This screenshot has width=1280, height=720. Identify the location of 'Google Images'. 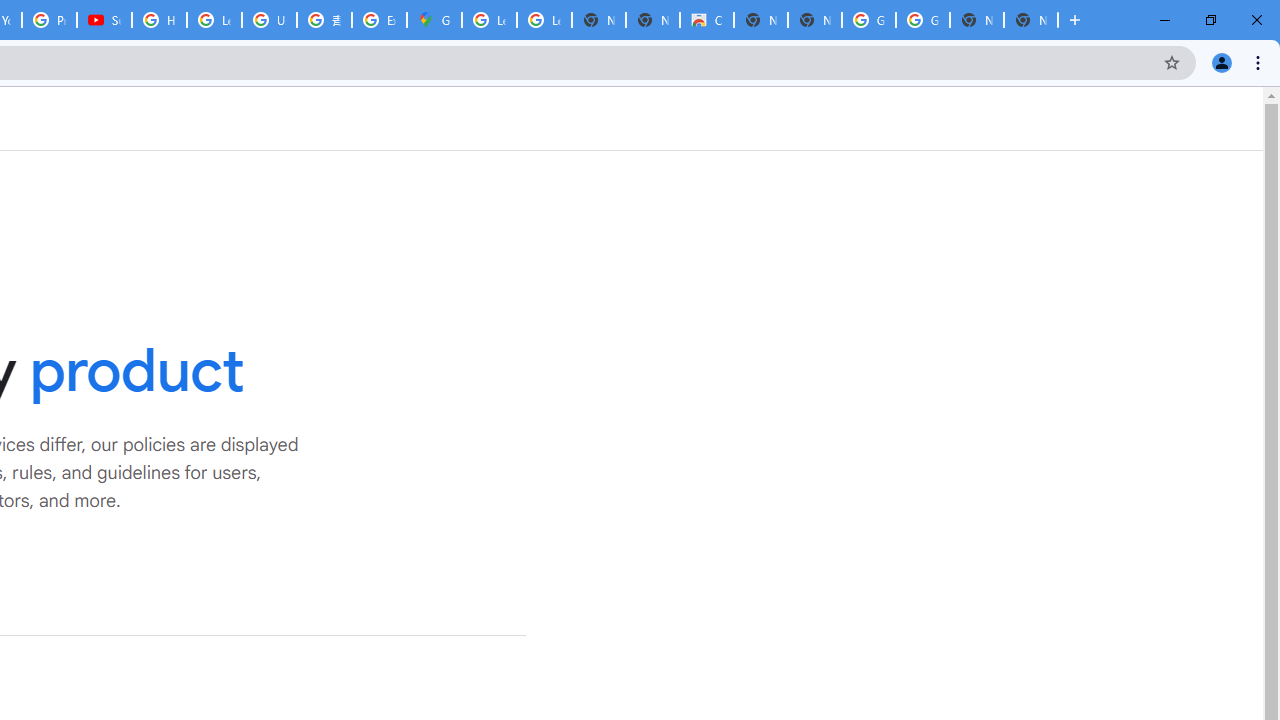
(869, 20).